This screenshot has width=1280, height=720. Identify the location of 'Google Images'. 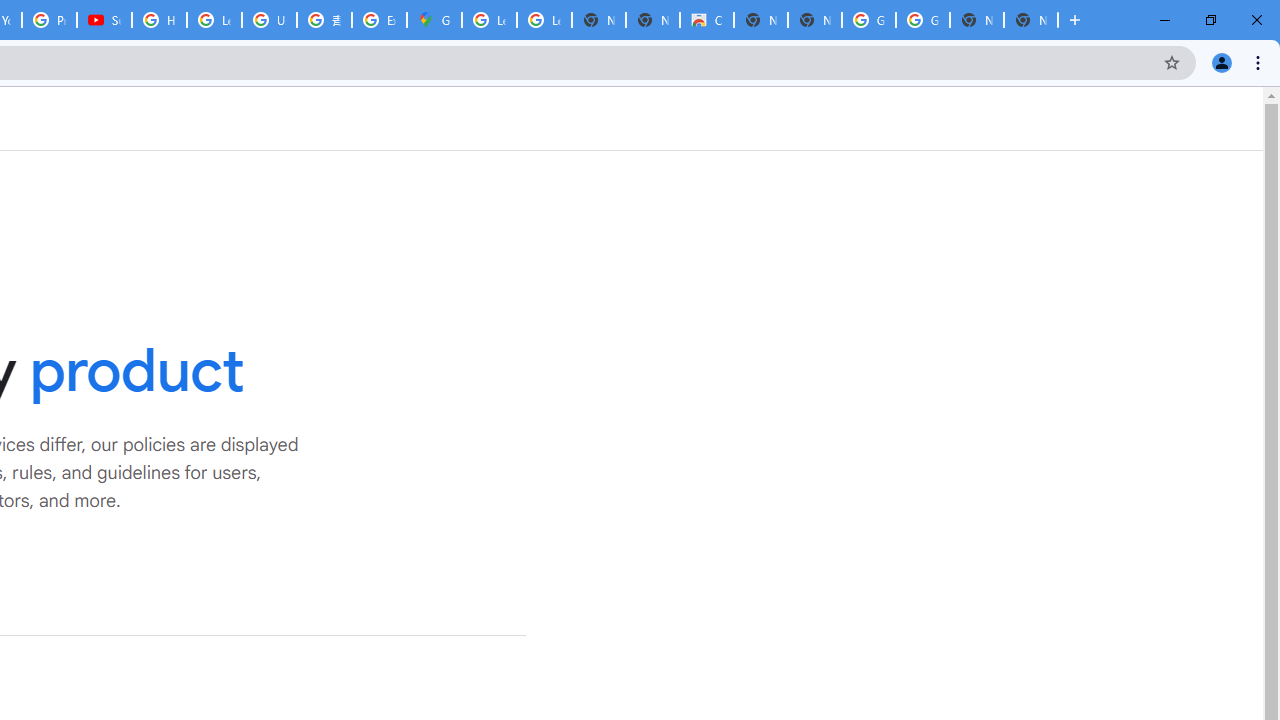
(869, 20).